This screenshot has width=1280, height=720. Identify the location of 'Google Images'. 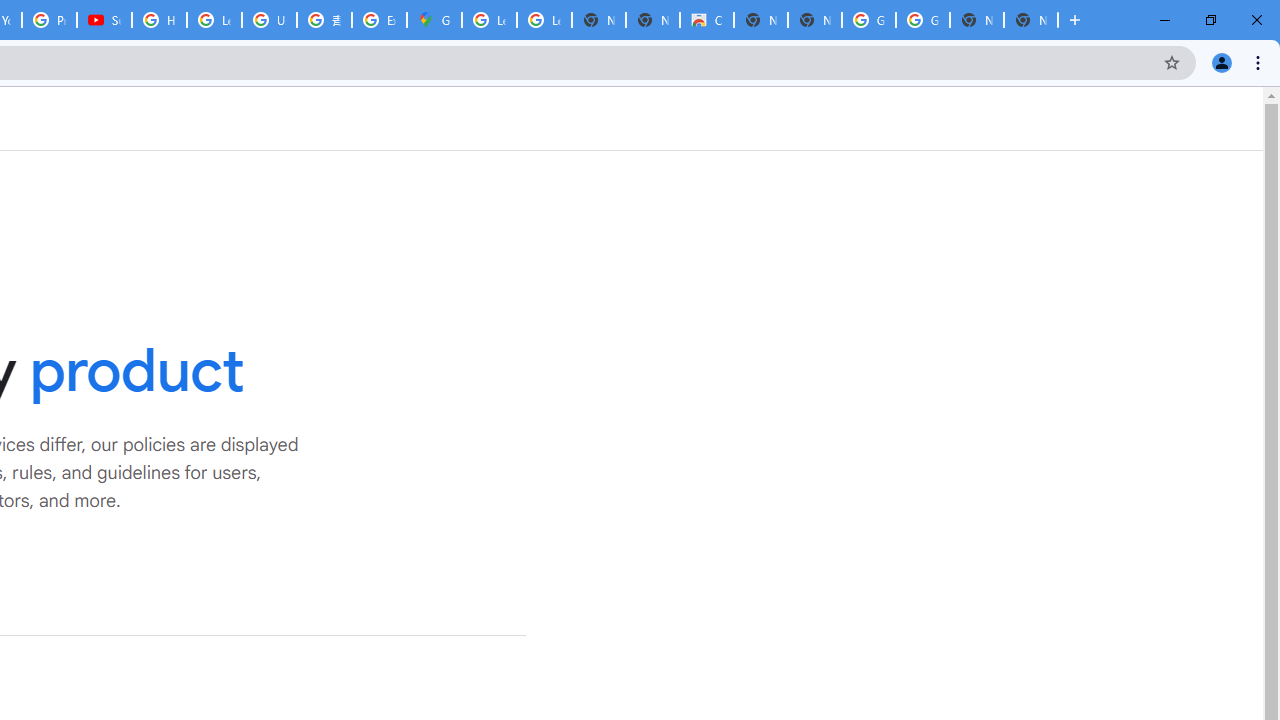
(869, 20).